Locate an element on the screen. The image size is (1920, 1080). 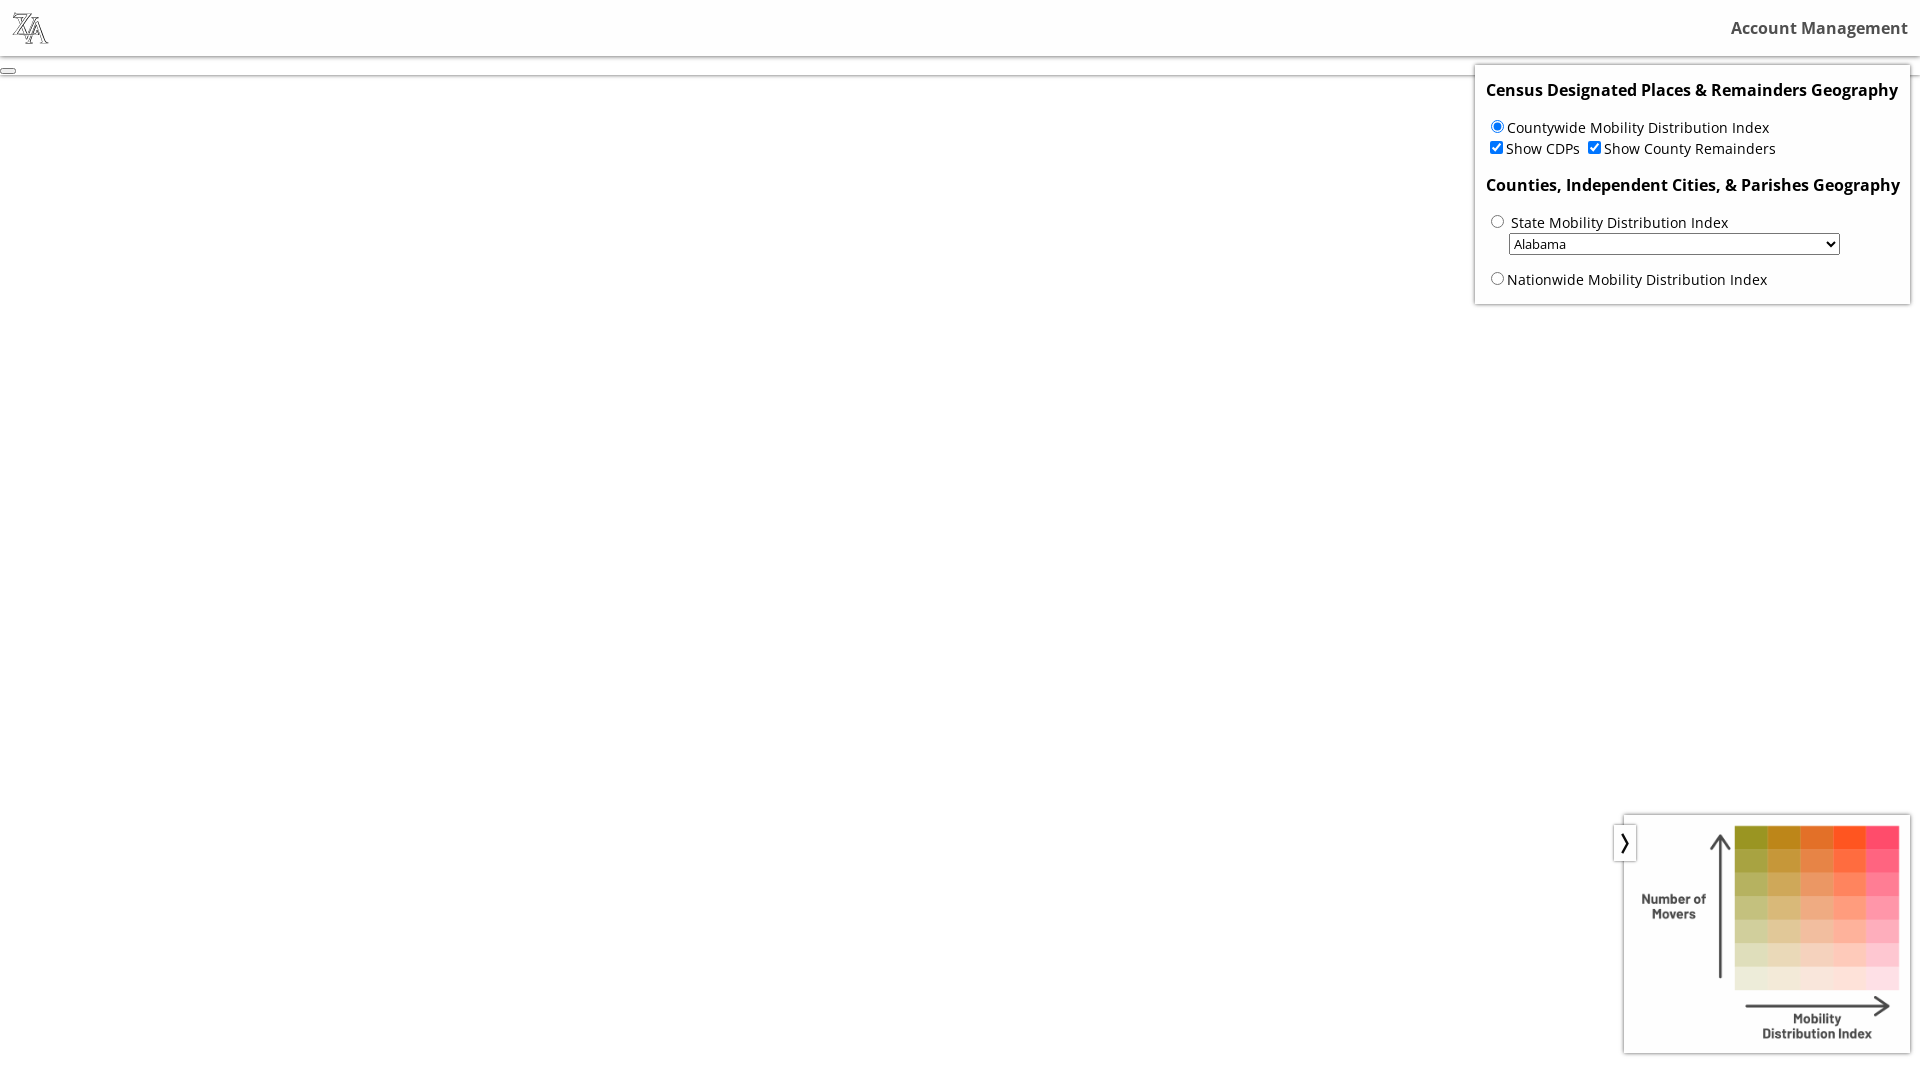
'Account Management' is located at coordinates (1730, 27).